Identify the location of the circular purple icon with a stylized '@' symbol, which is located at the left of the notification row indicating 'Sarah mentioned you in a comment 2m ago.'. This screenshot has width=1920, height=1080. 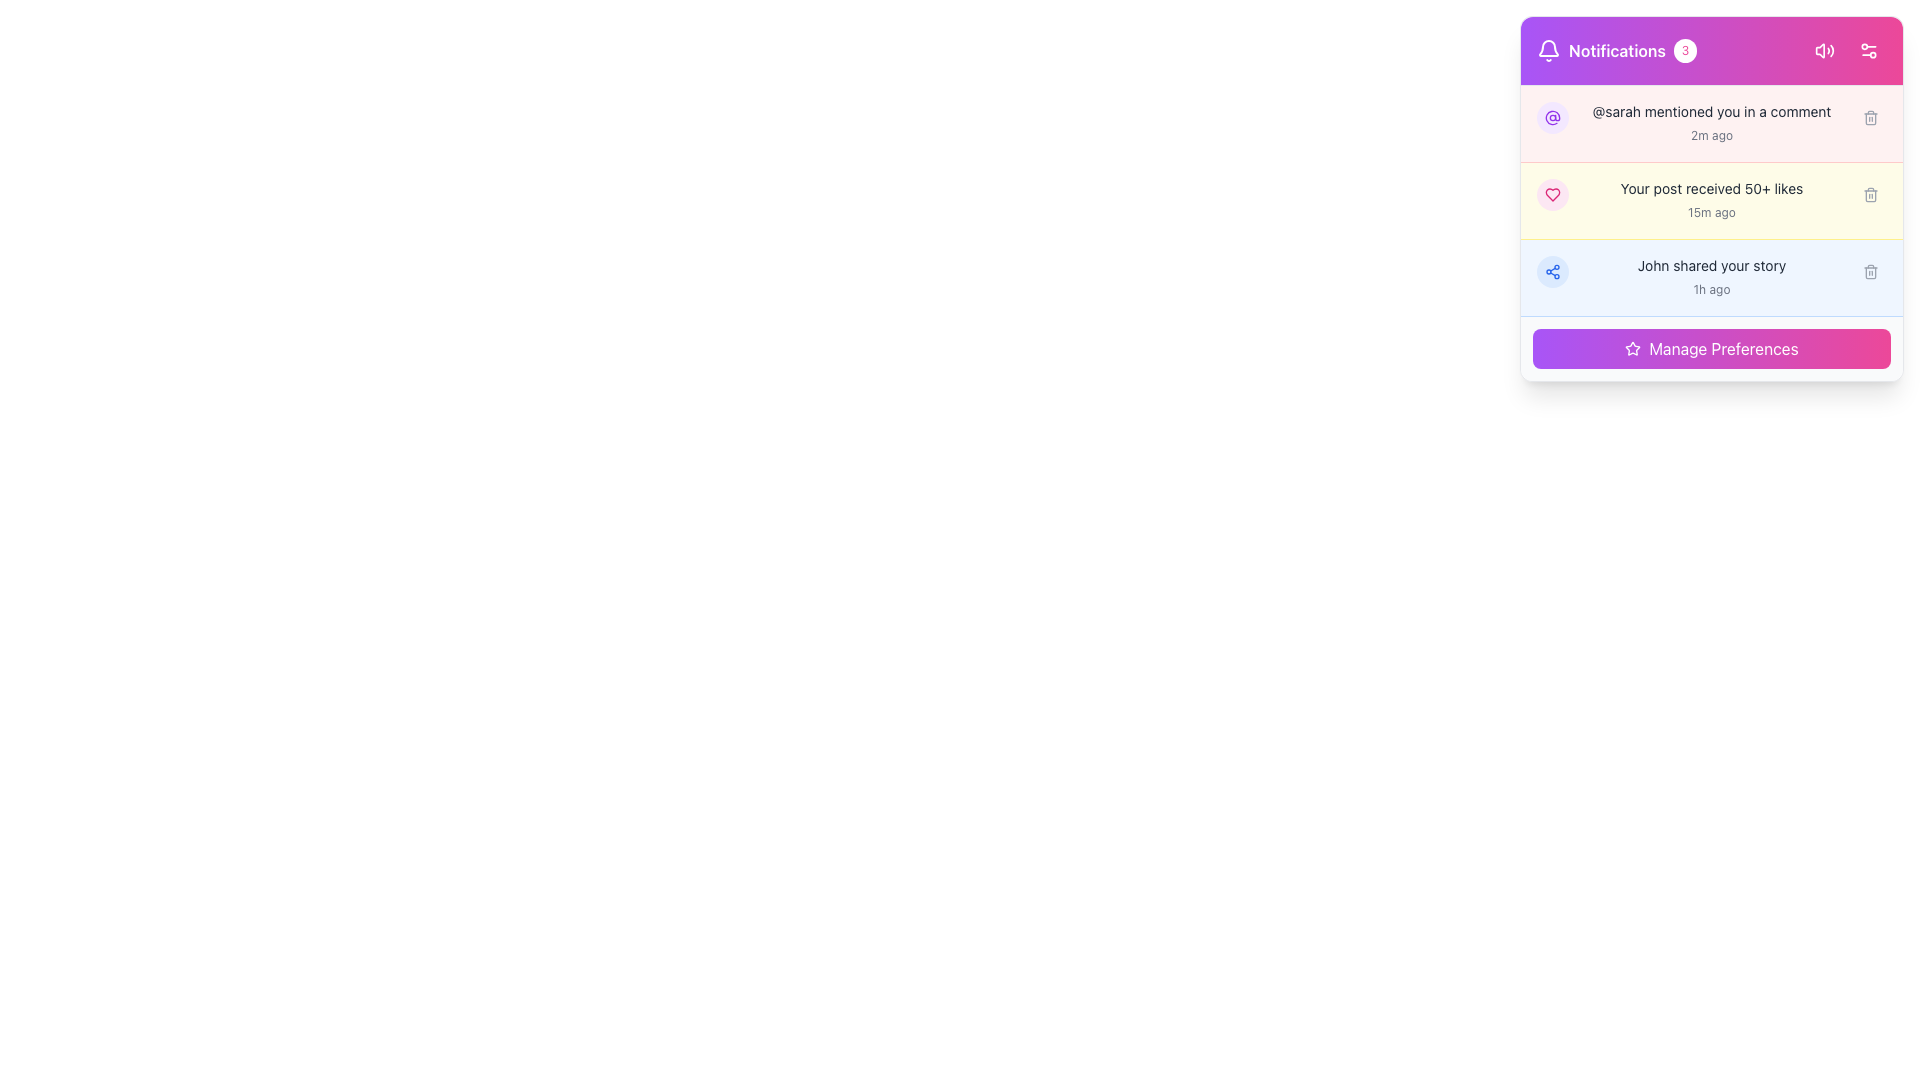
(1552, 118).